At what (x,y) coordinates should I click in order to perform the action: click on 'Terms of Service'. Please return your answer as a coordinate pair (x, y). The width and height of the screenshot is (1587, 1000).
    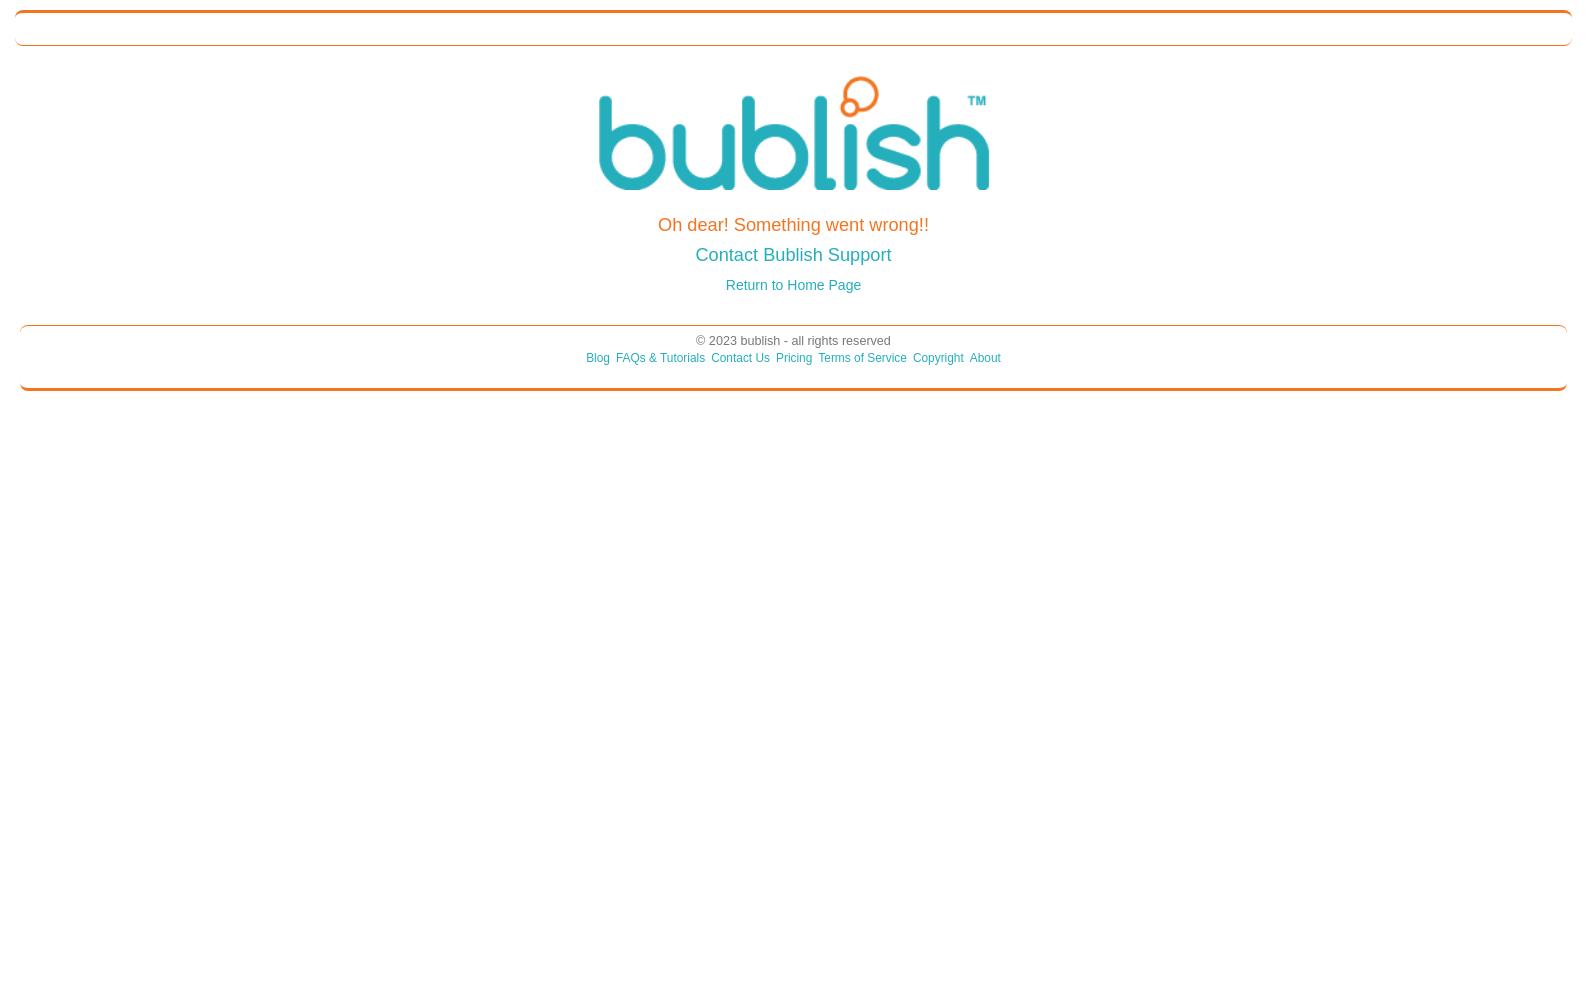
    Looking at the image, I should click on (861, 357).